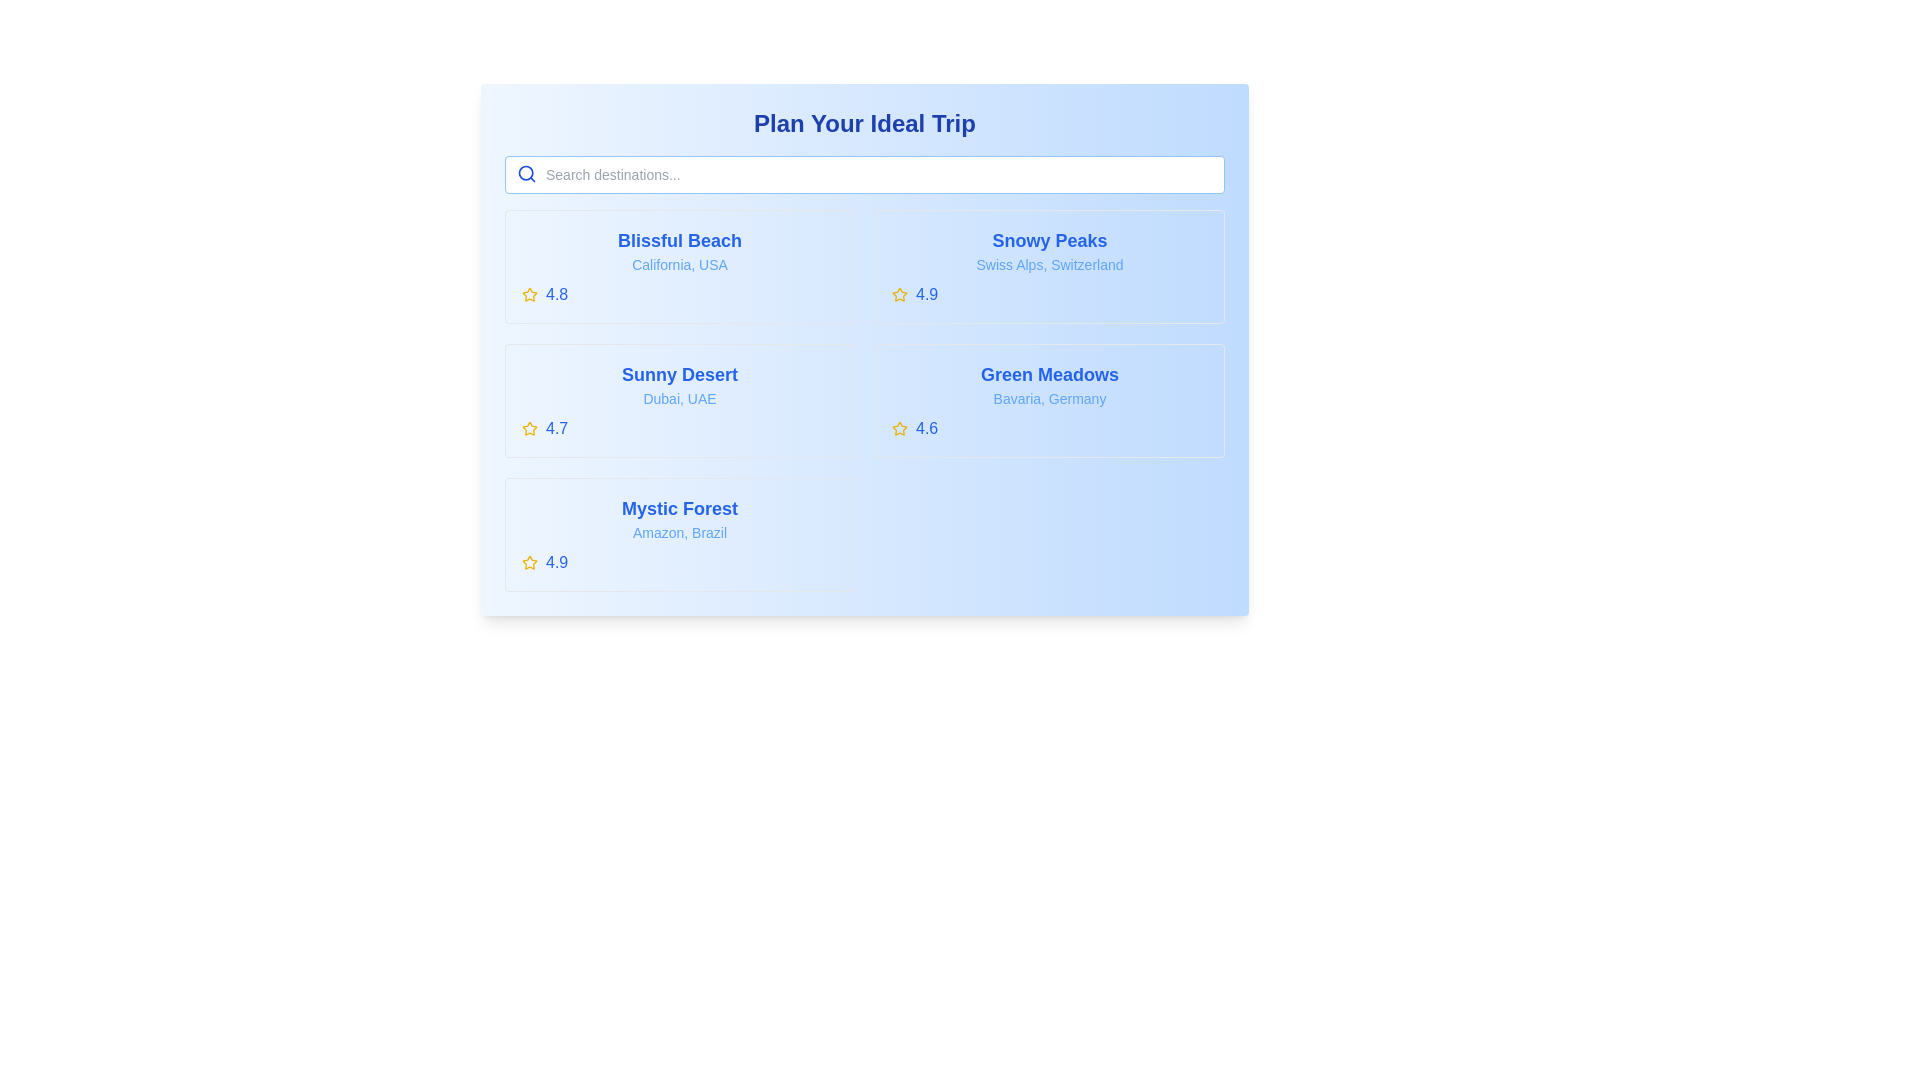  I want to click on the visual rating indicator icon next to the rating '4.9' for 'Snowy Peaks', so click(899, 294).